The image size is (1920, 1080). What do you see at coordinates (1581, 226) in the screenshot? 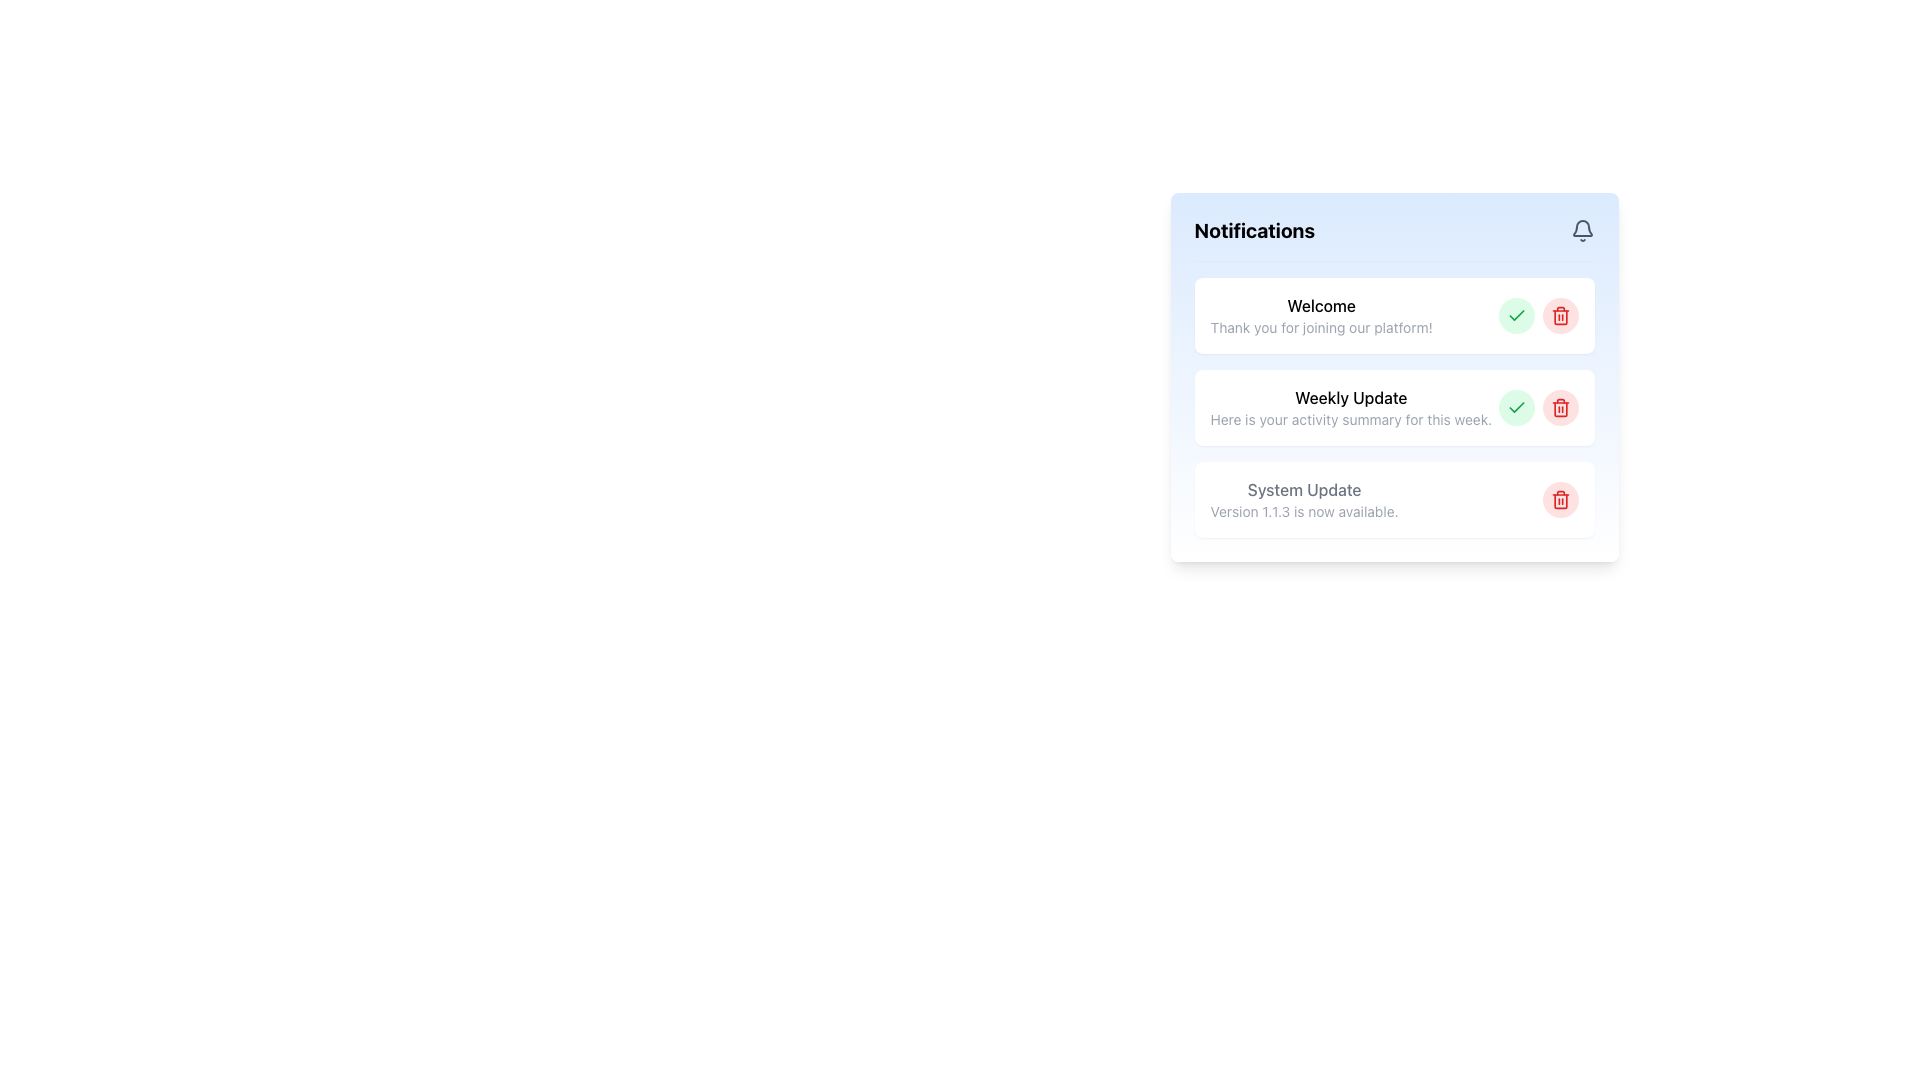
I see `the bell icon located in the top-right corner of the notifications panel` at bounding box center [1581, 226].